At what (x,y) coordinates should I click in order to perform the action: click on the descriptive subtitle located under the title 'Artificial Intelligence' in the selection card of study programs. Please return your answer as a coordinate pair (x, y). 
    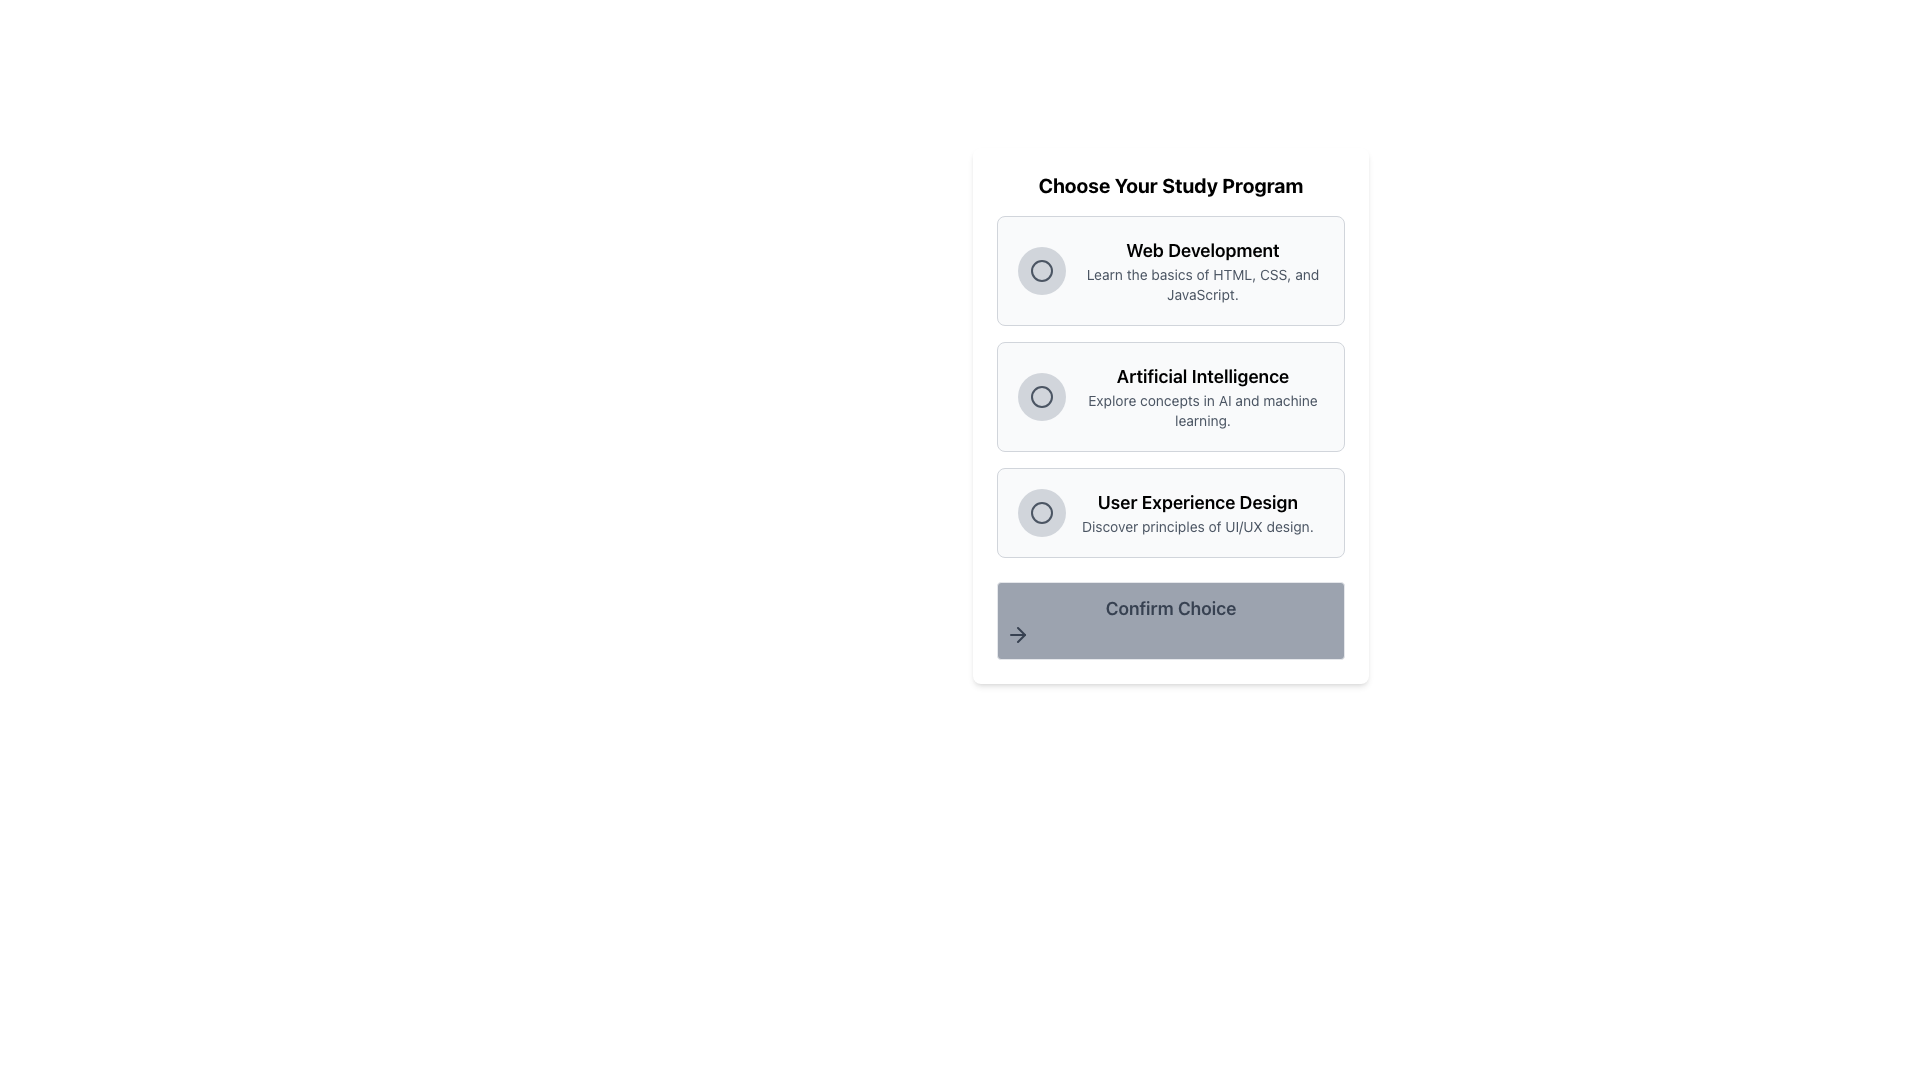
    Looking at the image, I should click on (1202, 410).